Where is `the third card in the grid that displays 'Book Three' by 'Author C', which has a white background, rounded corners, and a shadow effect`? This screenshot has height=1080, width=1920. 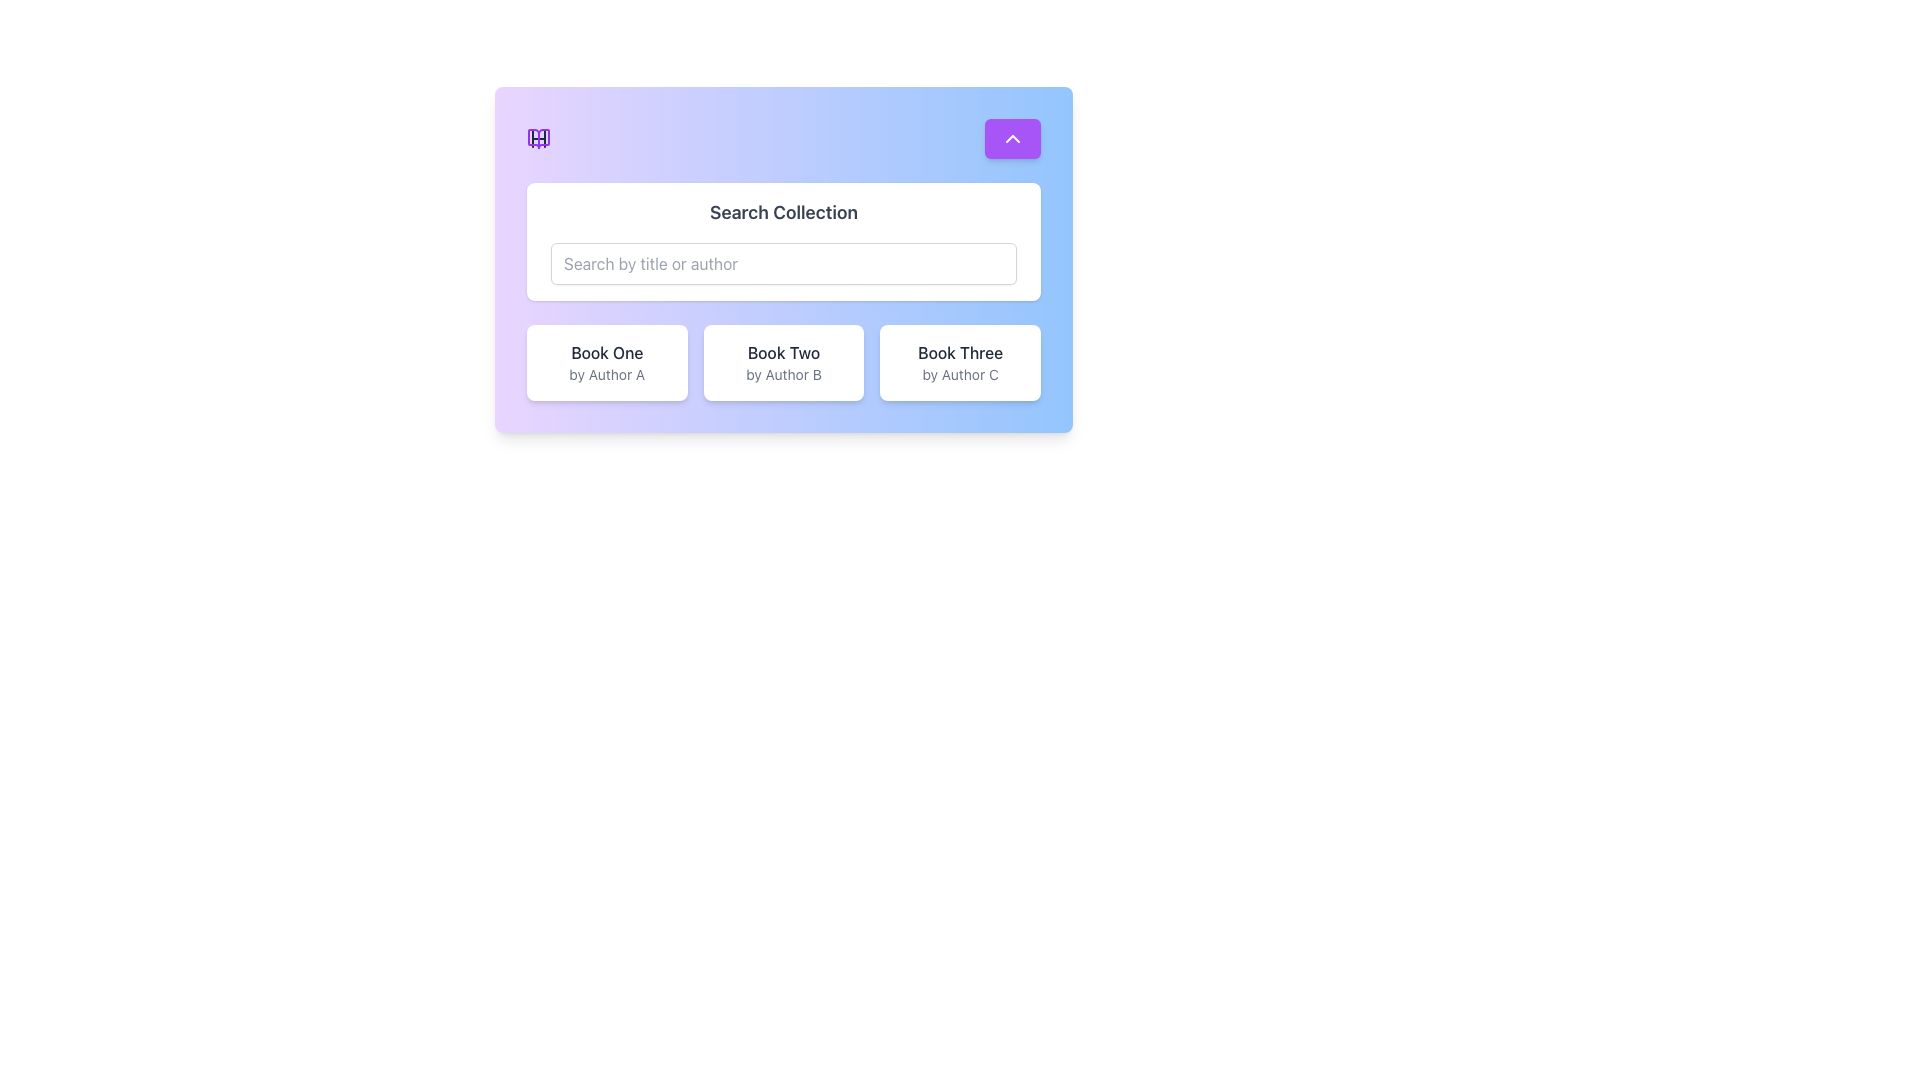
the third card in the grid that displays 'Book Three' by 'Author C', which has a white background, rounded corners, and a shadow effect is located at coordinates (960, 362).